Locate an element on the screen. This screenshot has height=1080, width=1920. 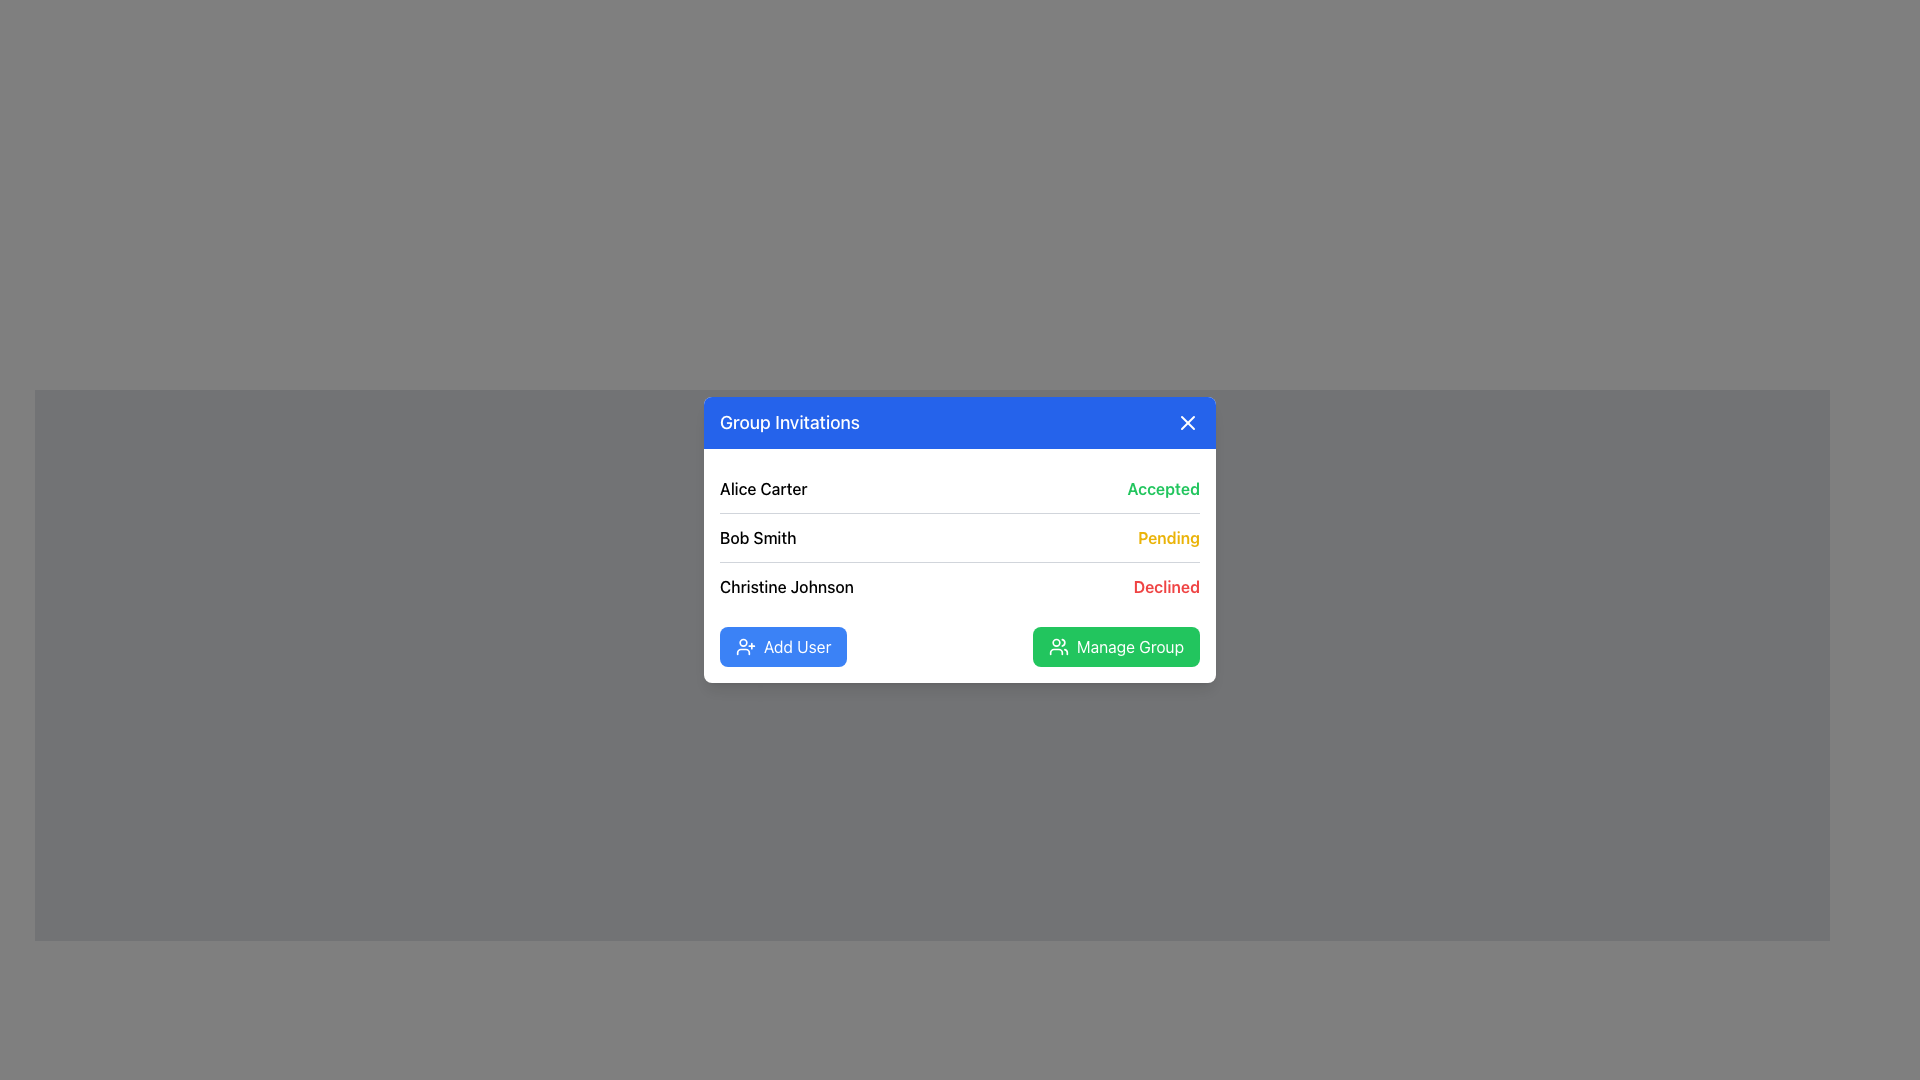
the text label displaying 'Alice Carter' in the 'Group Invitations' card, which is the first row entry and aligned to the left is located at coordinates (762, 489).